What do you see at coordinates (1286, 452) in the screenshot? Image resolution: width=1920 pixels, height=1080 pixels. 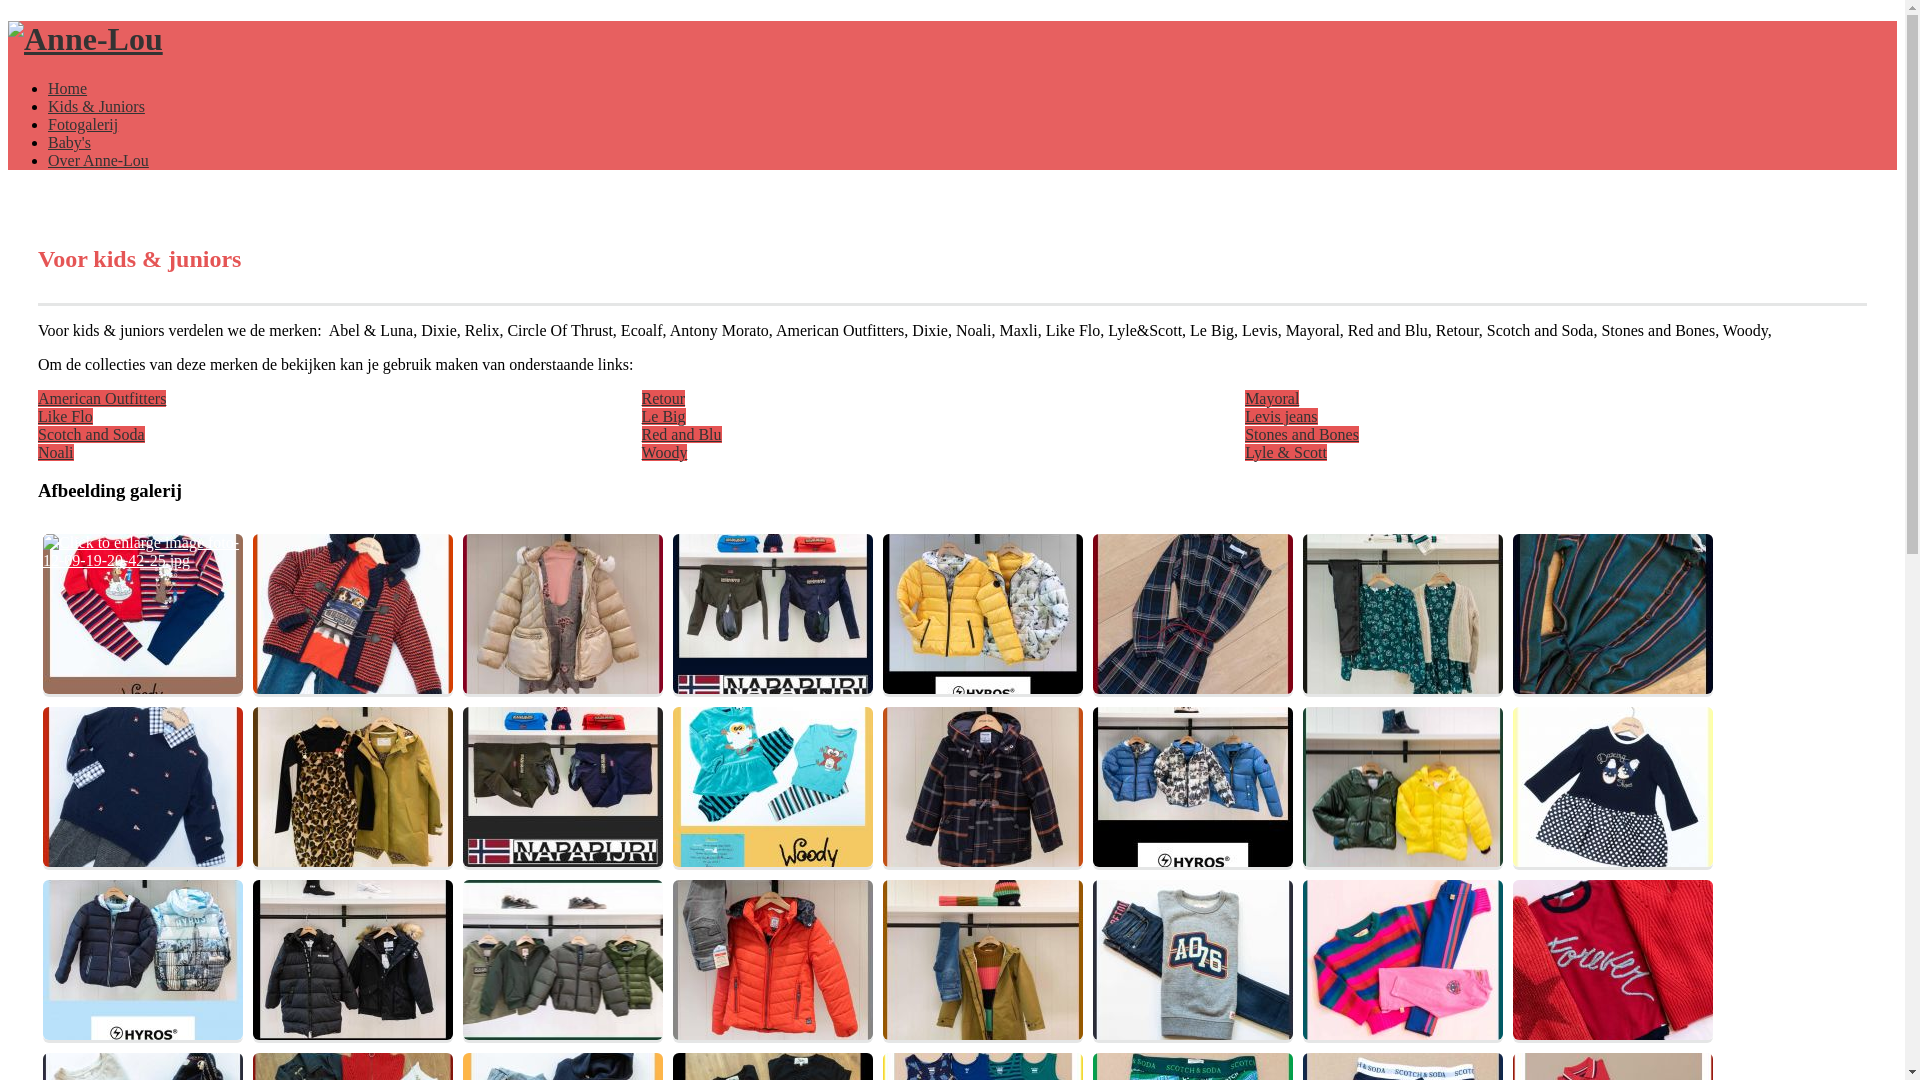 I see `'Lyle & Scott'` at bounding box center [1286, 452].